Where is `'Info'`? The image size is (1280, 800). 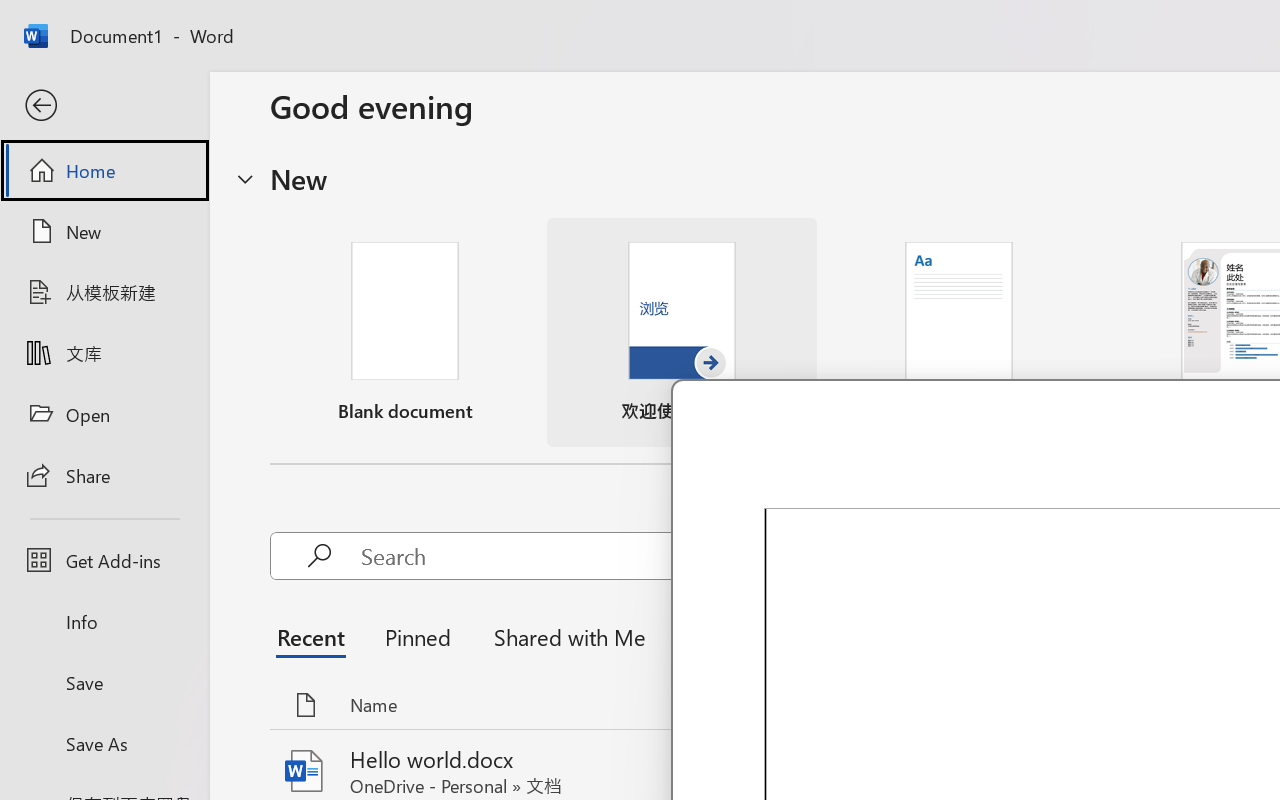
'Info' is located at coordinates (103, 621).